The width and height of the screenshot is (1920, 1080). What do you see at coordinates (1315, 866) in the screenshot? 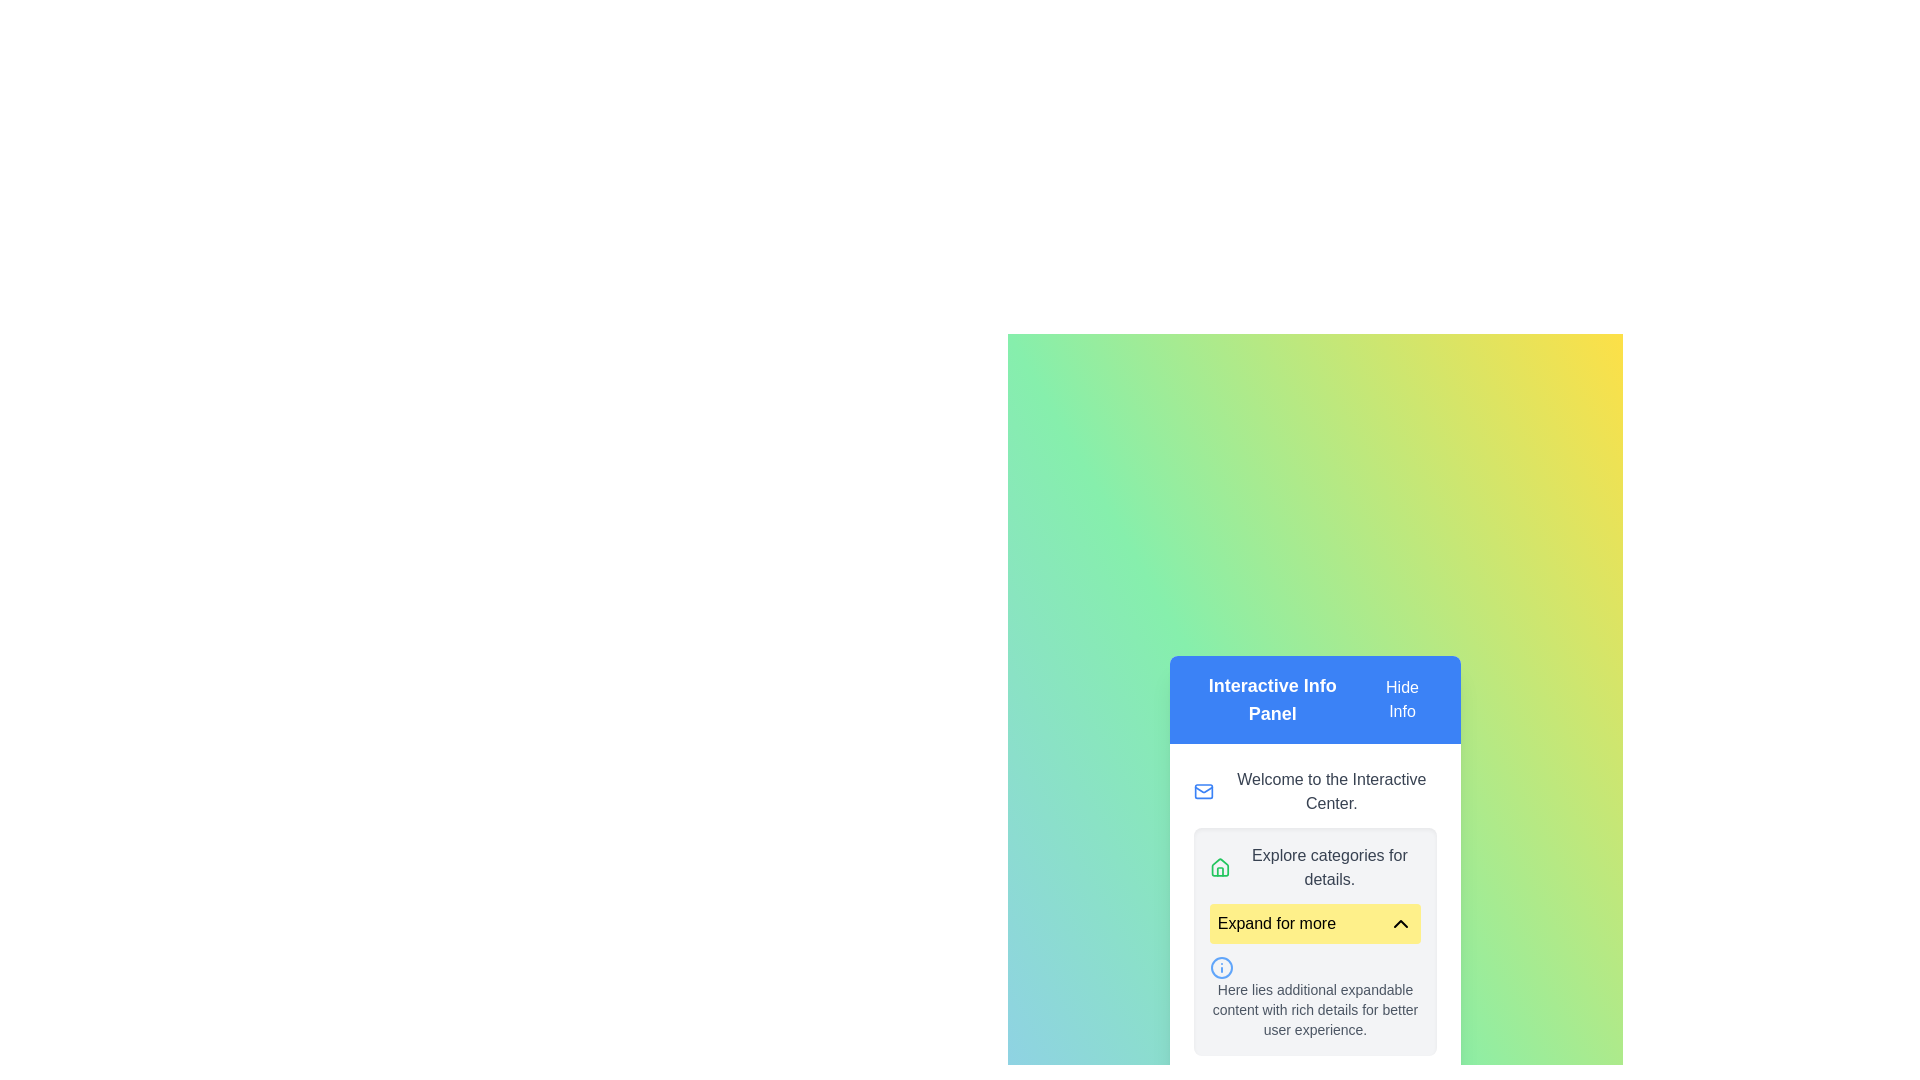
I see `informational text that says 'Explore categories for details.' which is represented by a green house icon on the left, located near the top-middle section of the panel` at bounding box center [1315, 866].